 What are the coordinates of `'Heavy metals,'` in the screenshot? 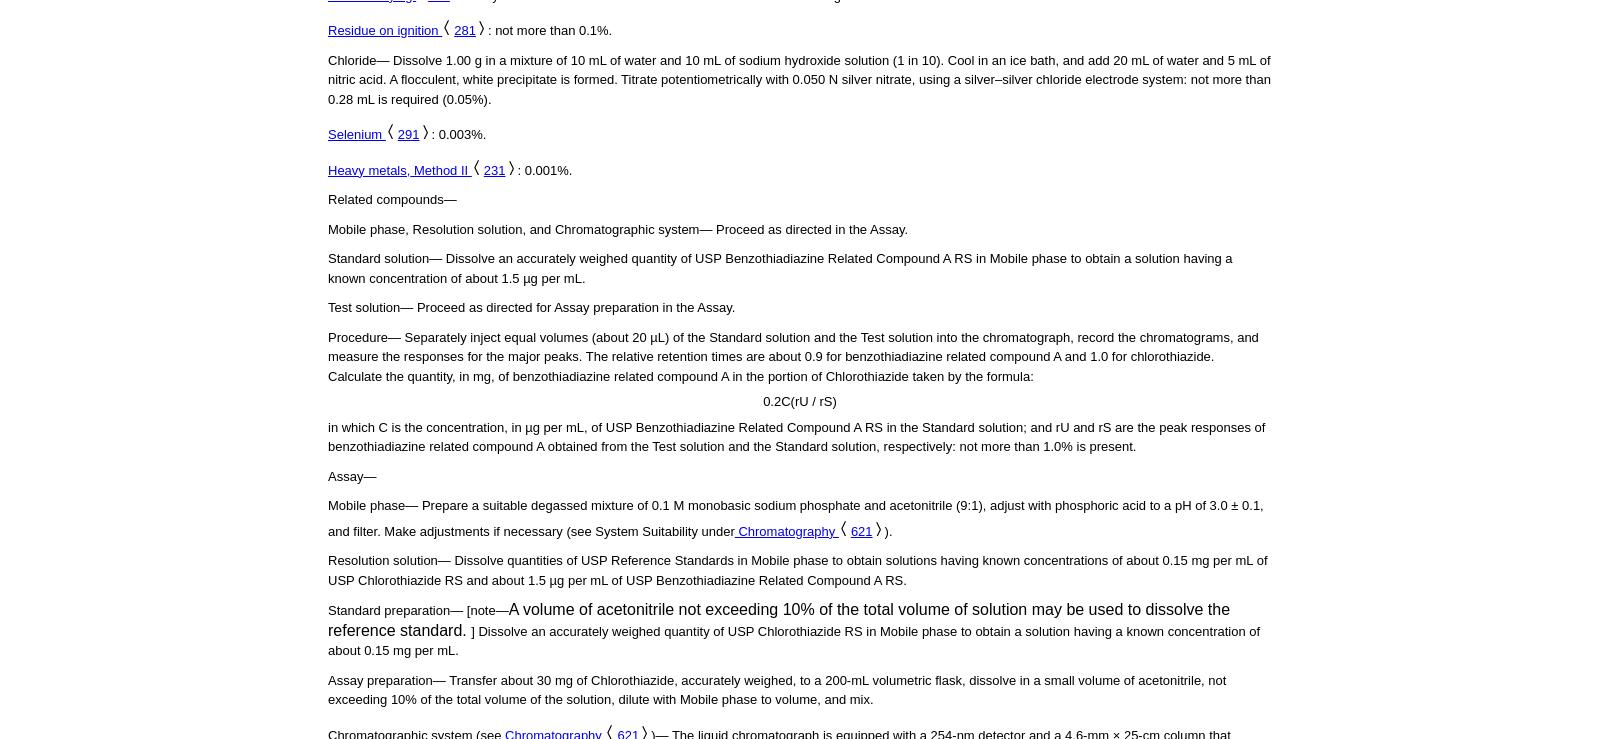 It's located at (368, 169).